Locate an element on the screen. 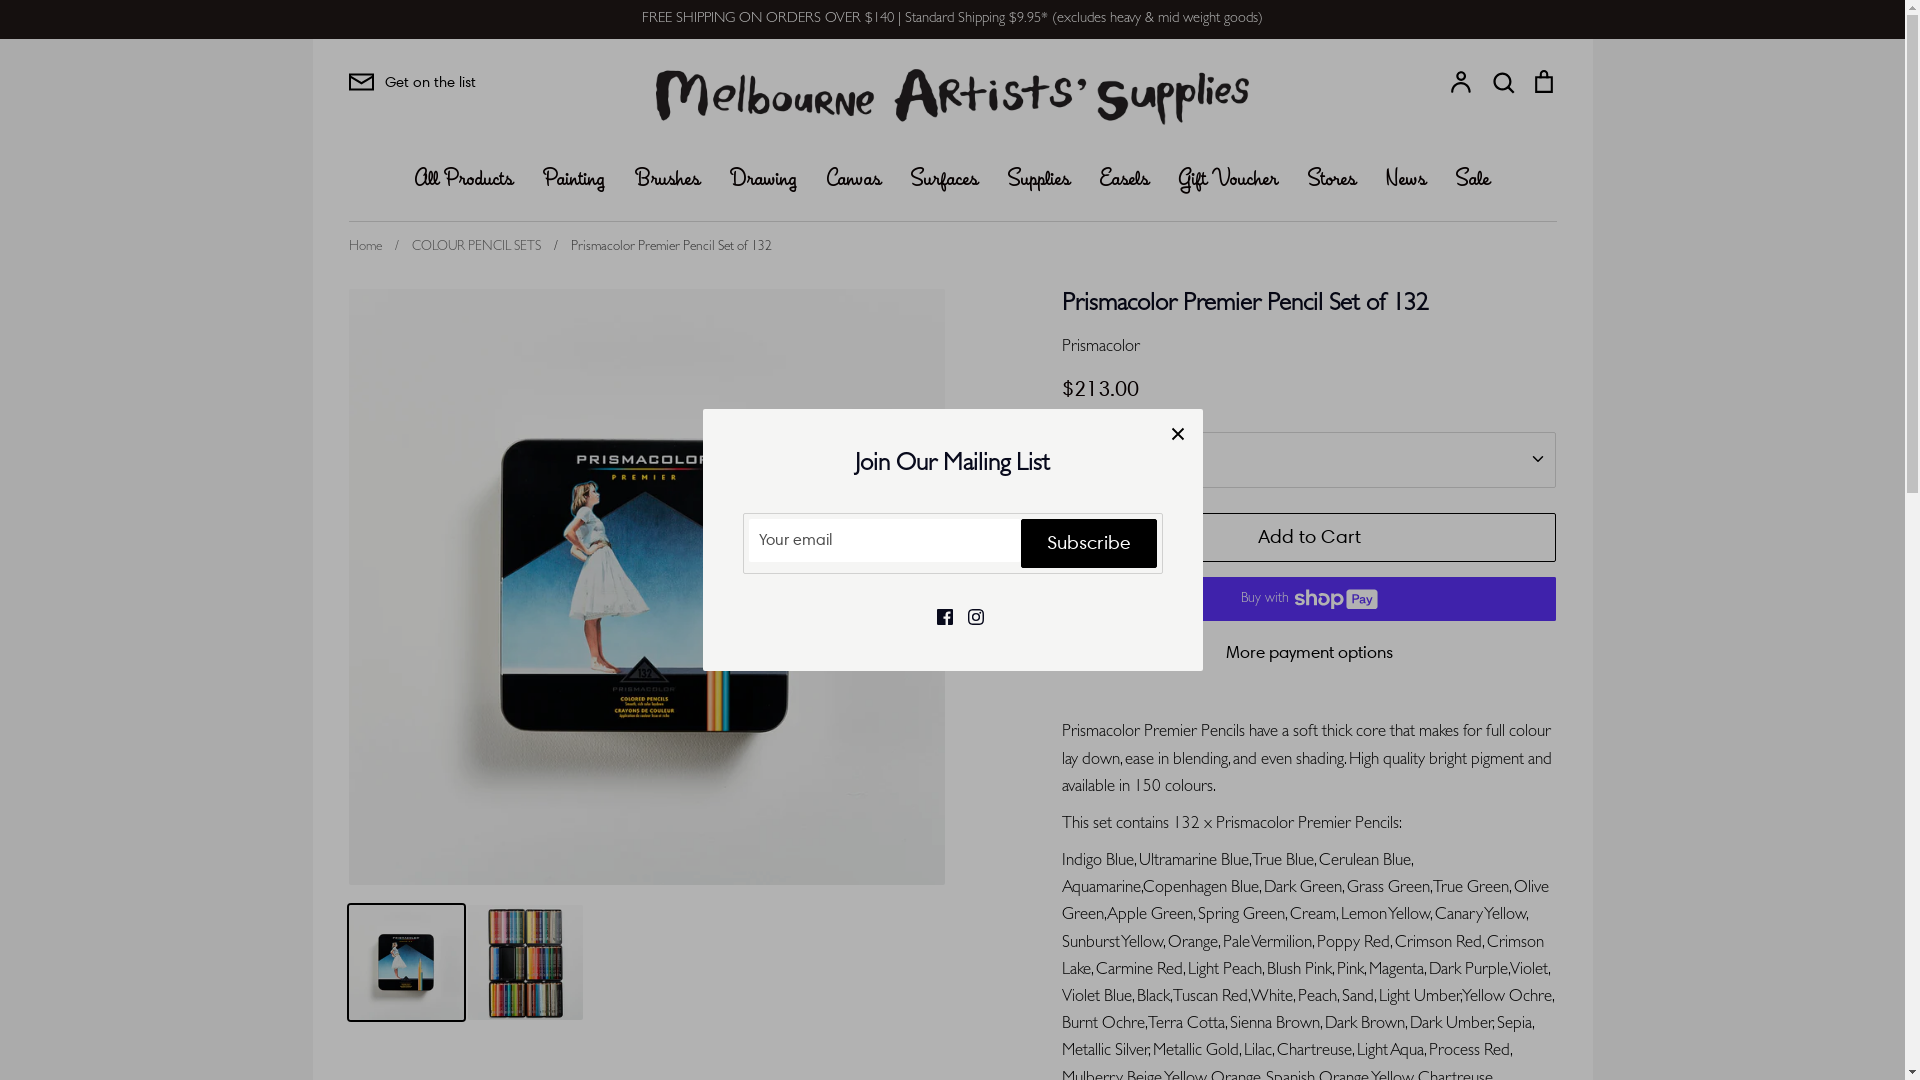  'More payment options' is located at coordinates (1309, 652).